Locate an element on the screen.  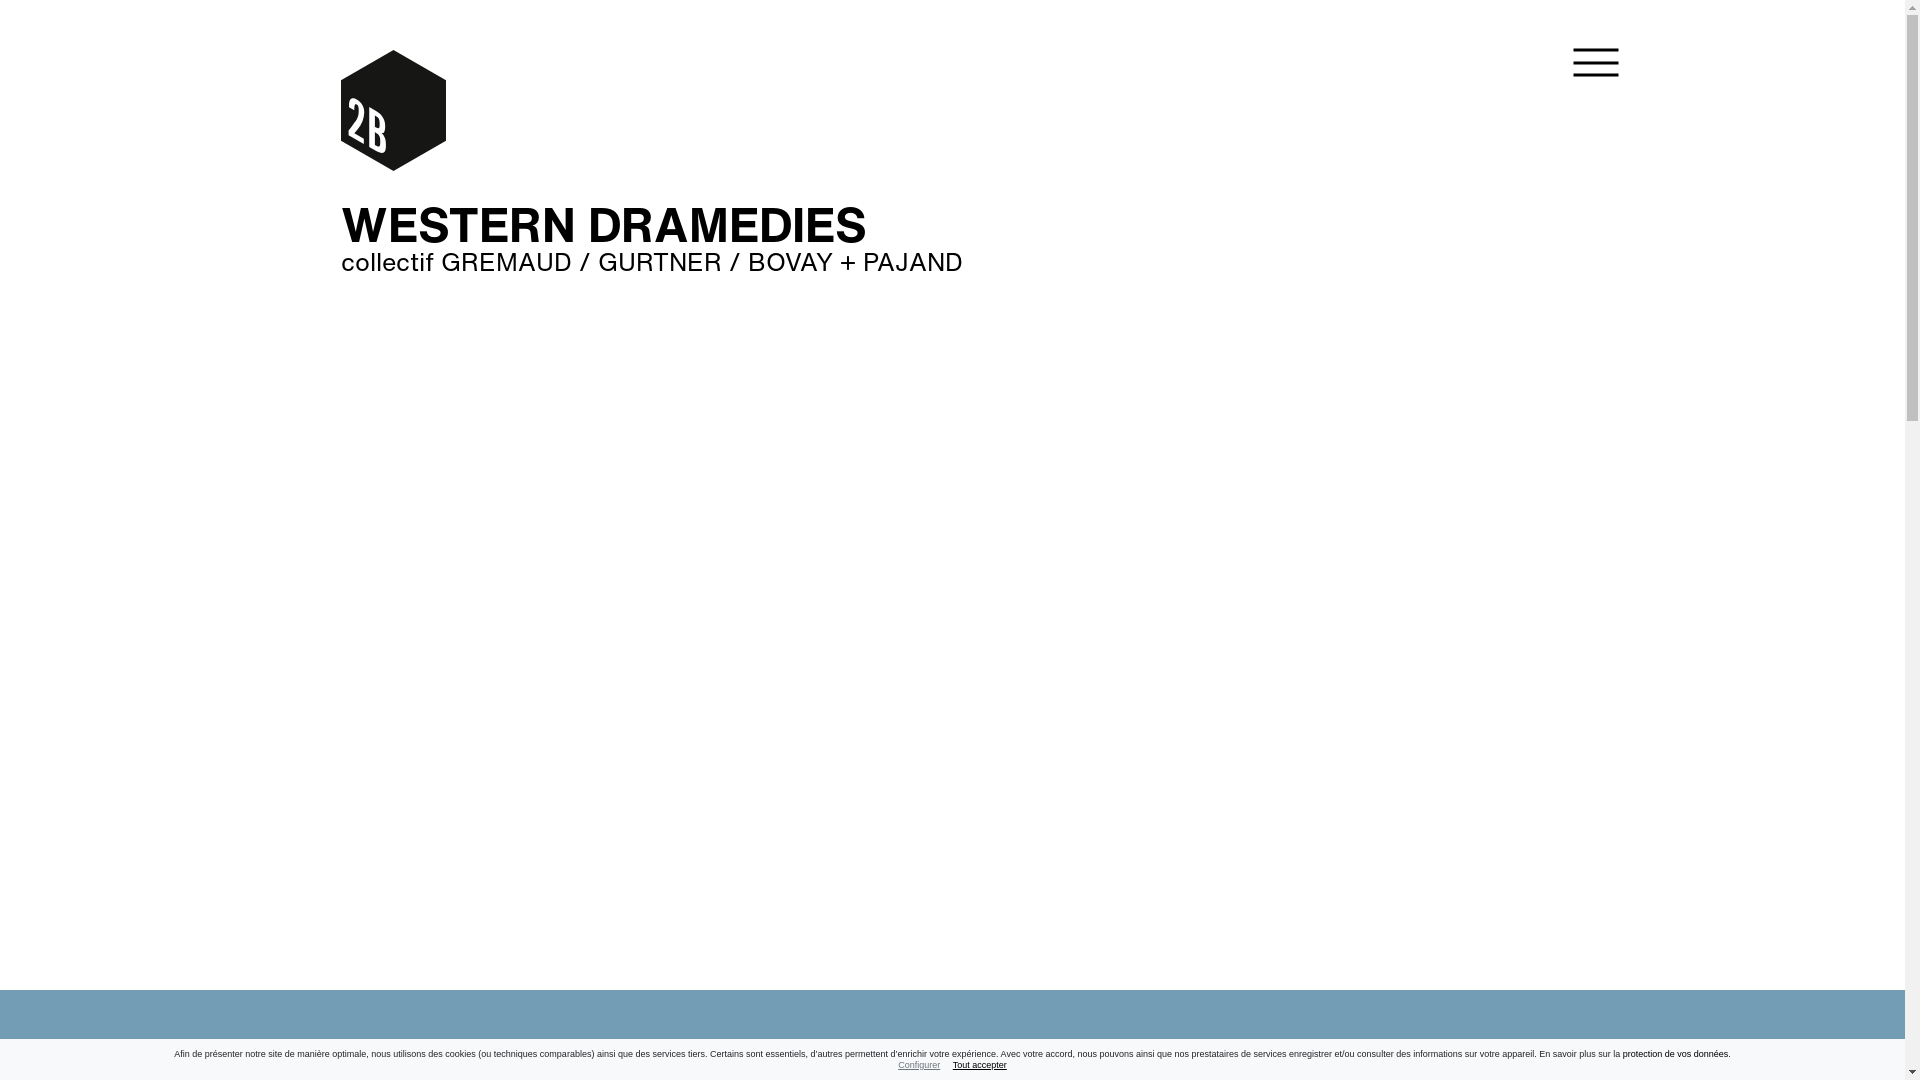
'Configurer' is located at coordinates (917, 1063).